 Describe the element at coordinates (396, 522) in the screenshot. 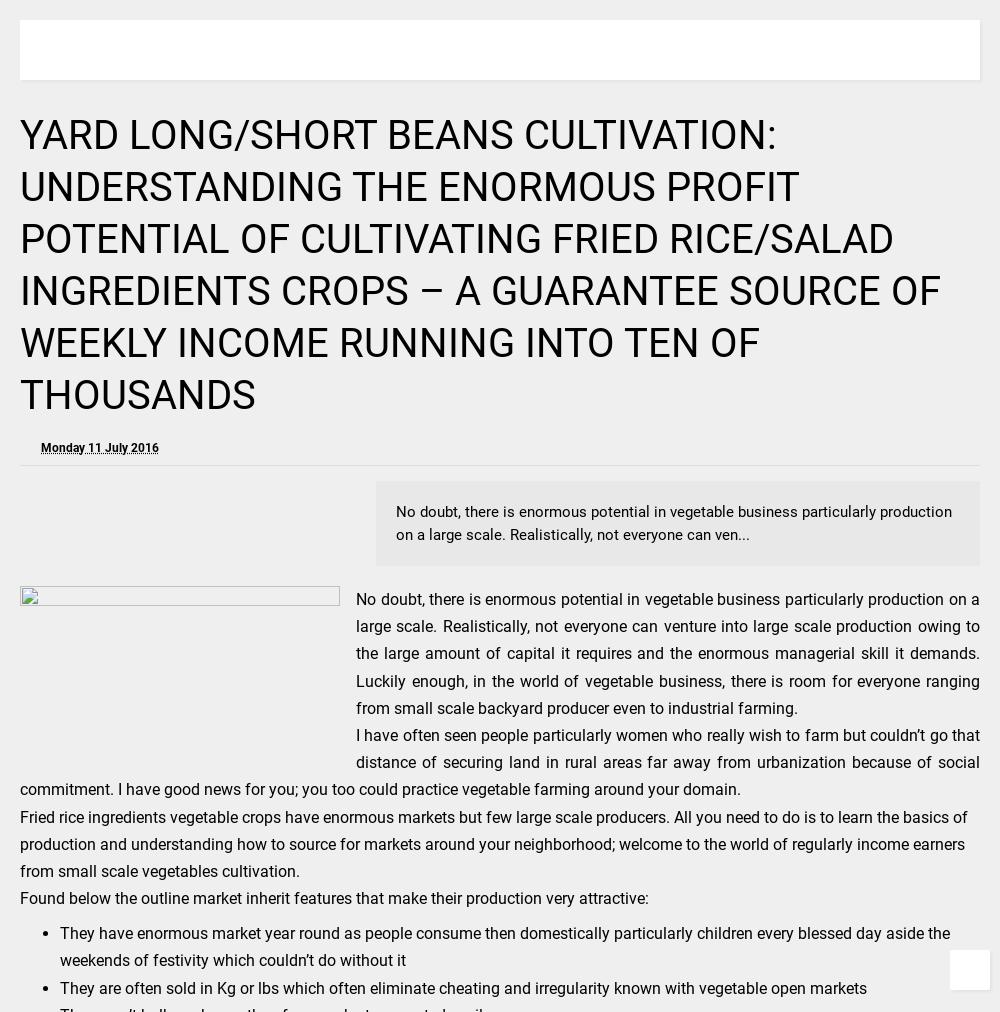

I see `'No doubt, there is enormous potential in vegetable business particularly production on a large scale. Realistically, not everyone can ven...'` at that location.